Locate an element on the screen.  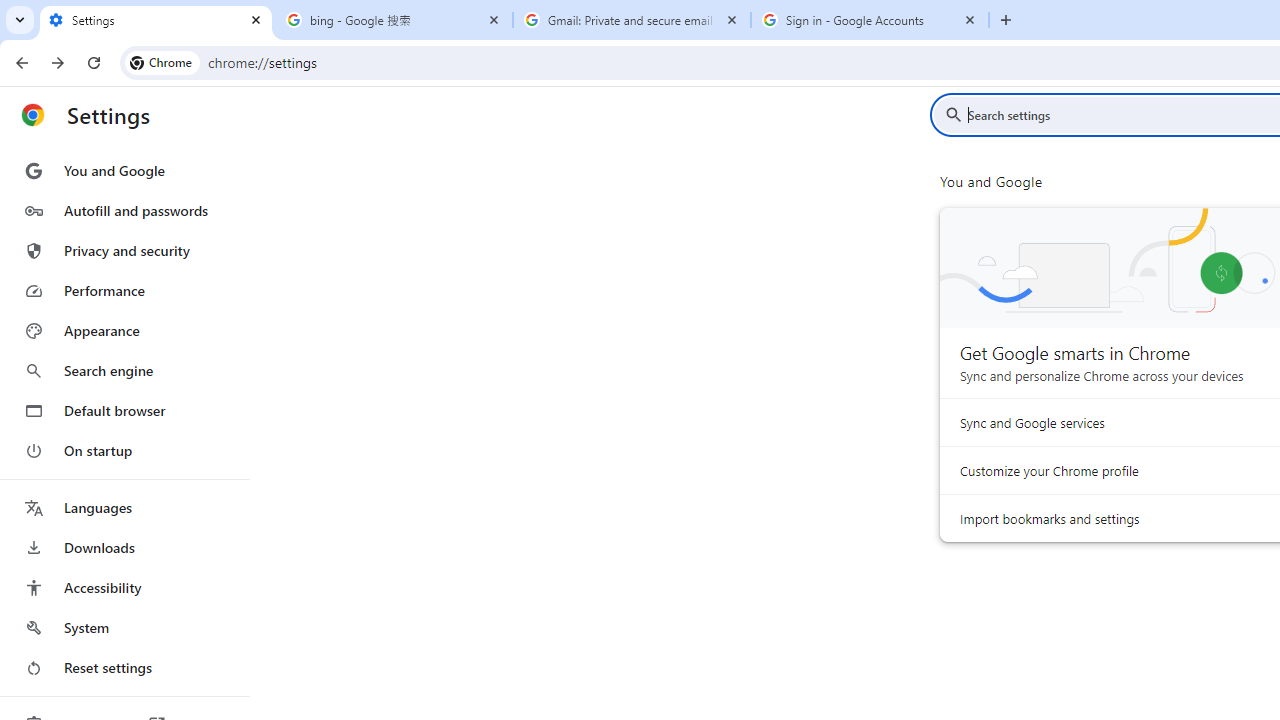
'Settings' is located at coordinates (155, 20).